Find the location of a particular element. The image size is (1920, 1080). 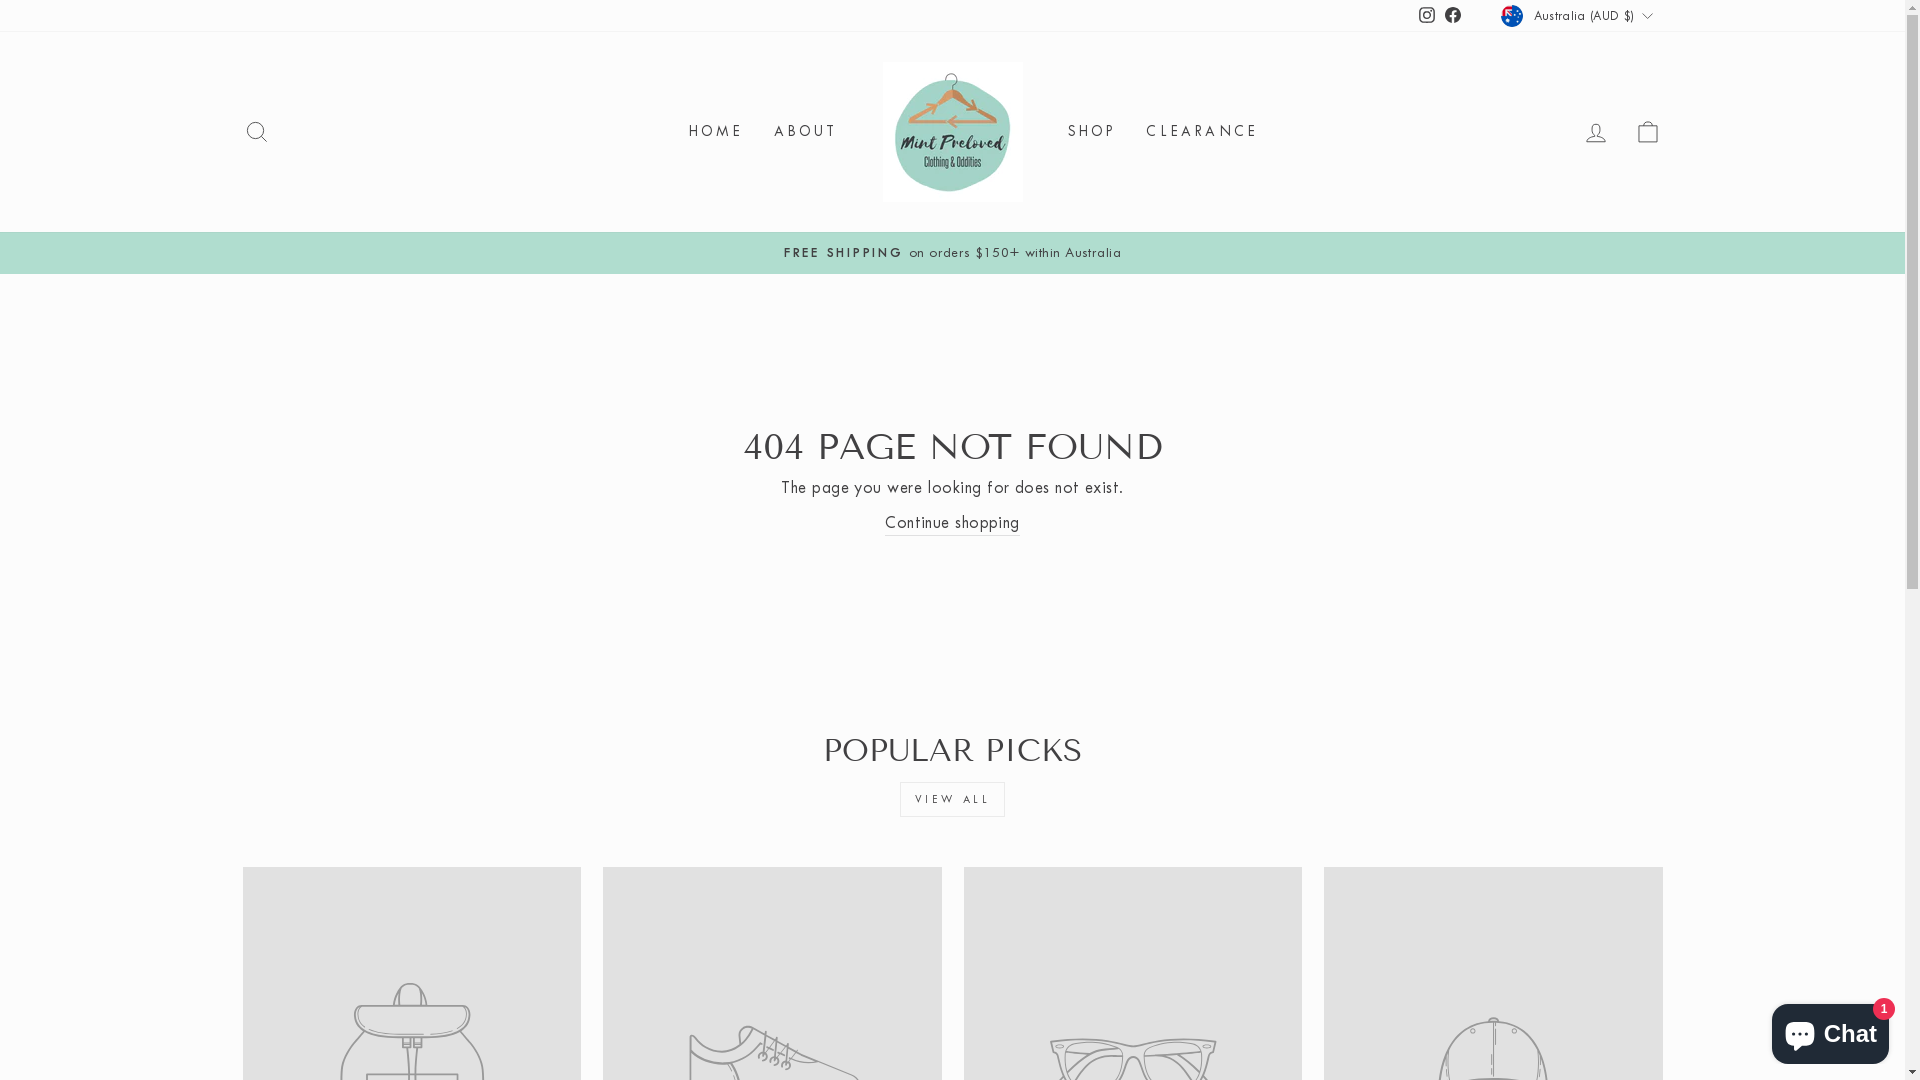

'VIEW ALL' is located at coordinates (952, 798).